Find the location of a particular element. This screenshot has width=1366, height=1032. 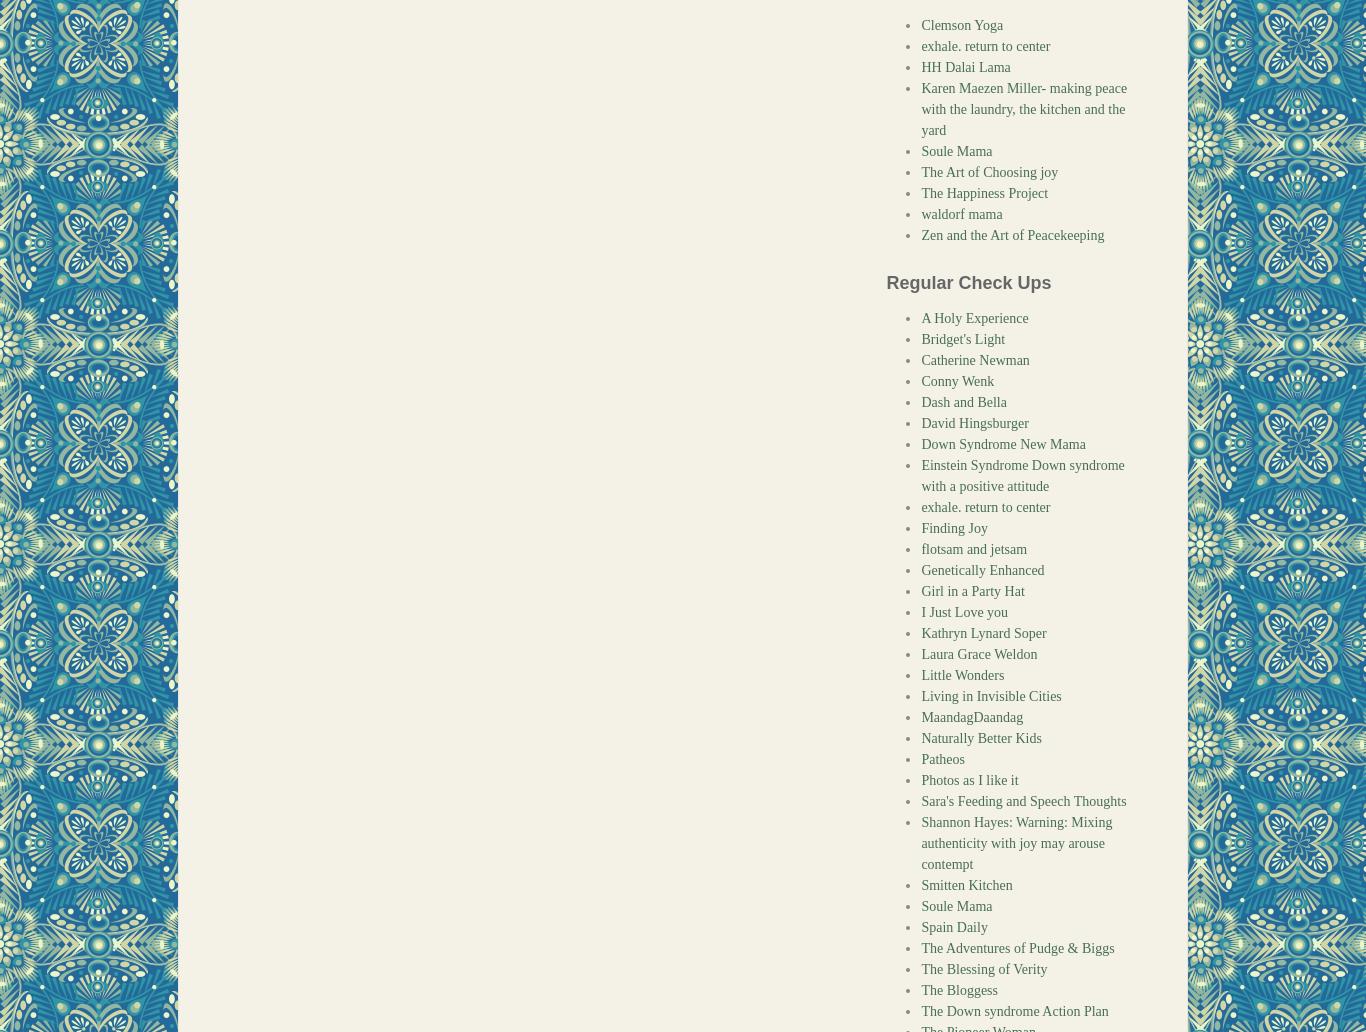

'The Art of Choosing joy' is located at coordinates (989, 171).